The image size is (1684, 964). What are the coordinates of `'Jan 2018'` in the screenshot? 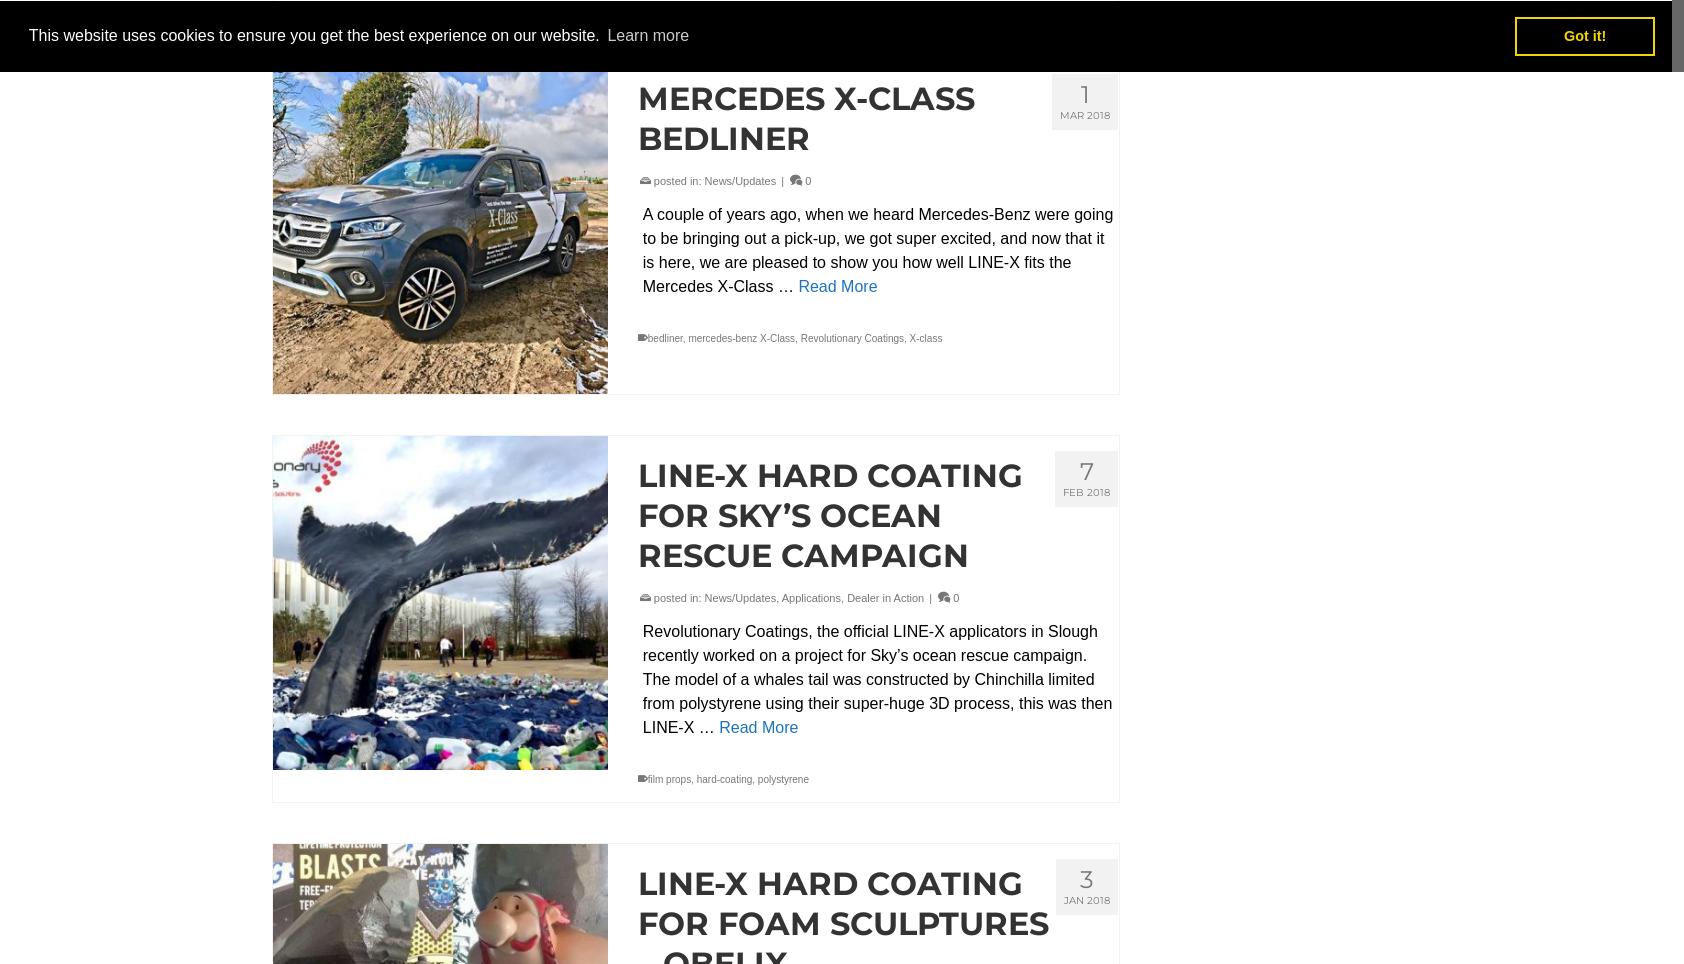 It's located at (1087, 898).